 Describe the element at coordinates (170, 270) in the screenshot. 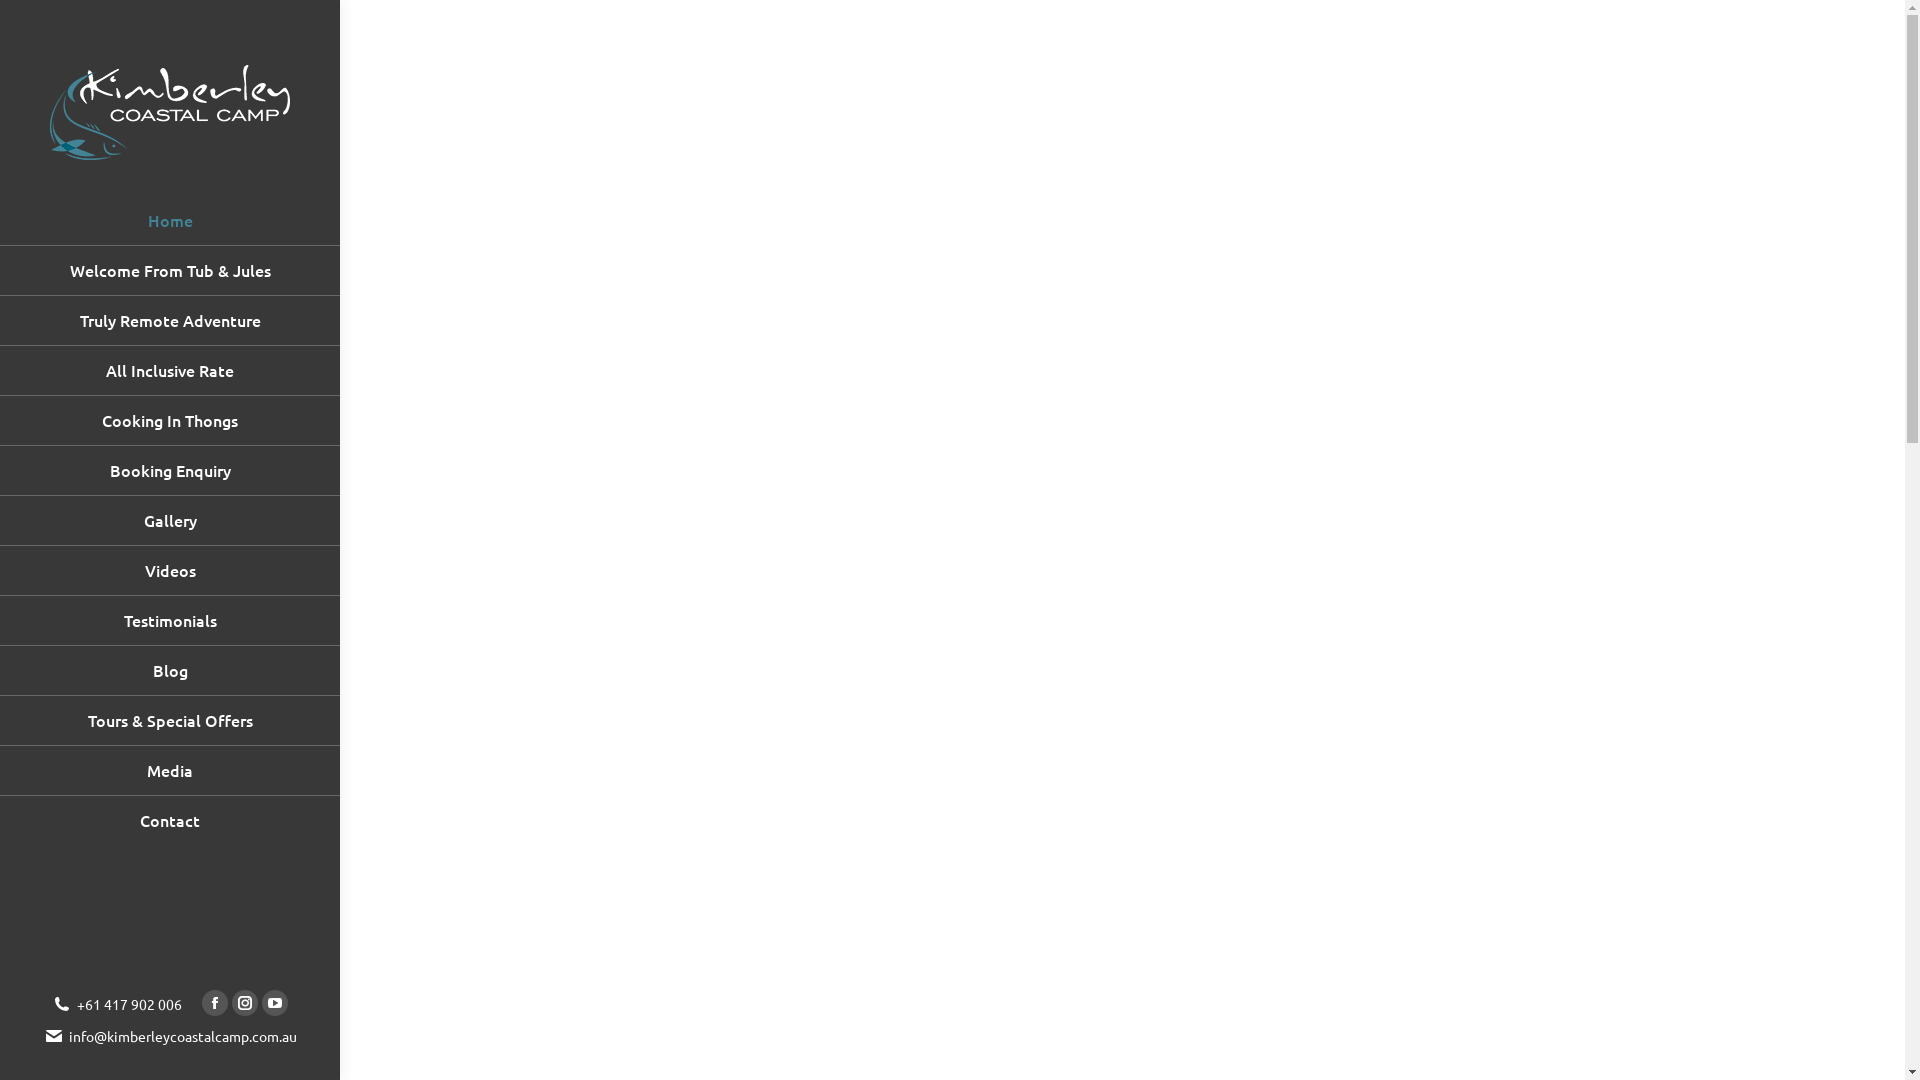

I see `'Welcome From Tub & Jules'` at that location.